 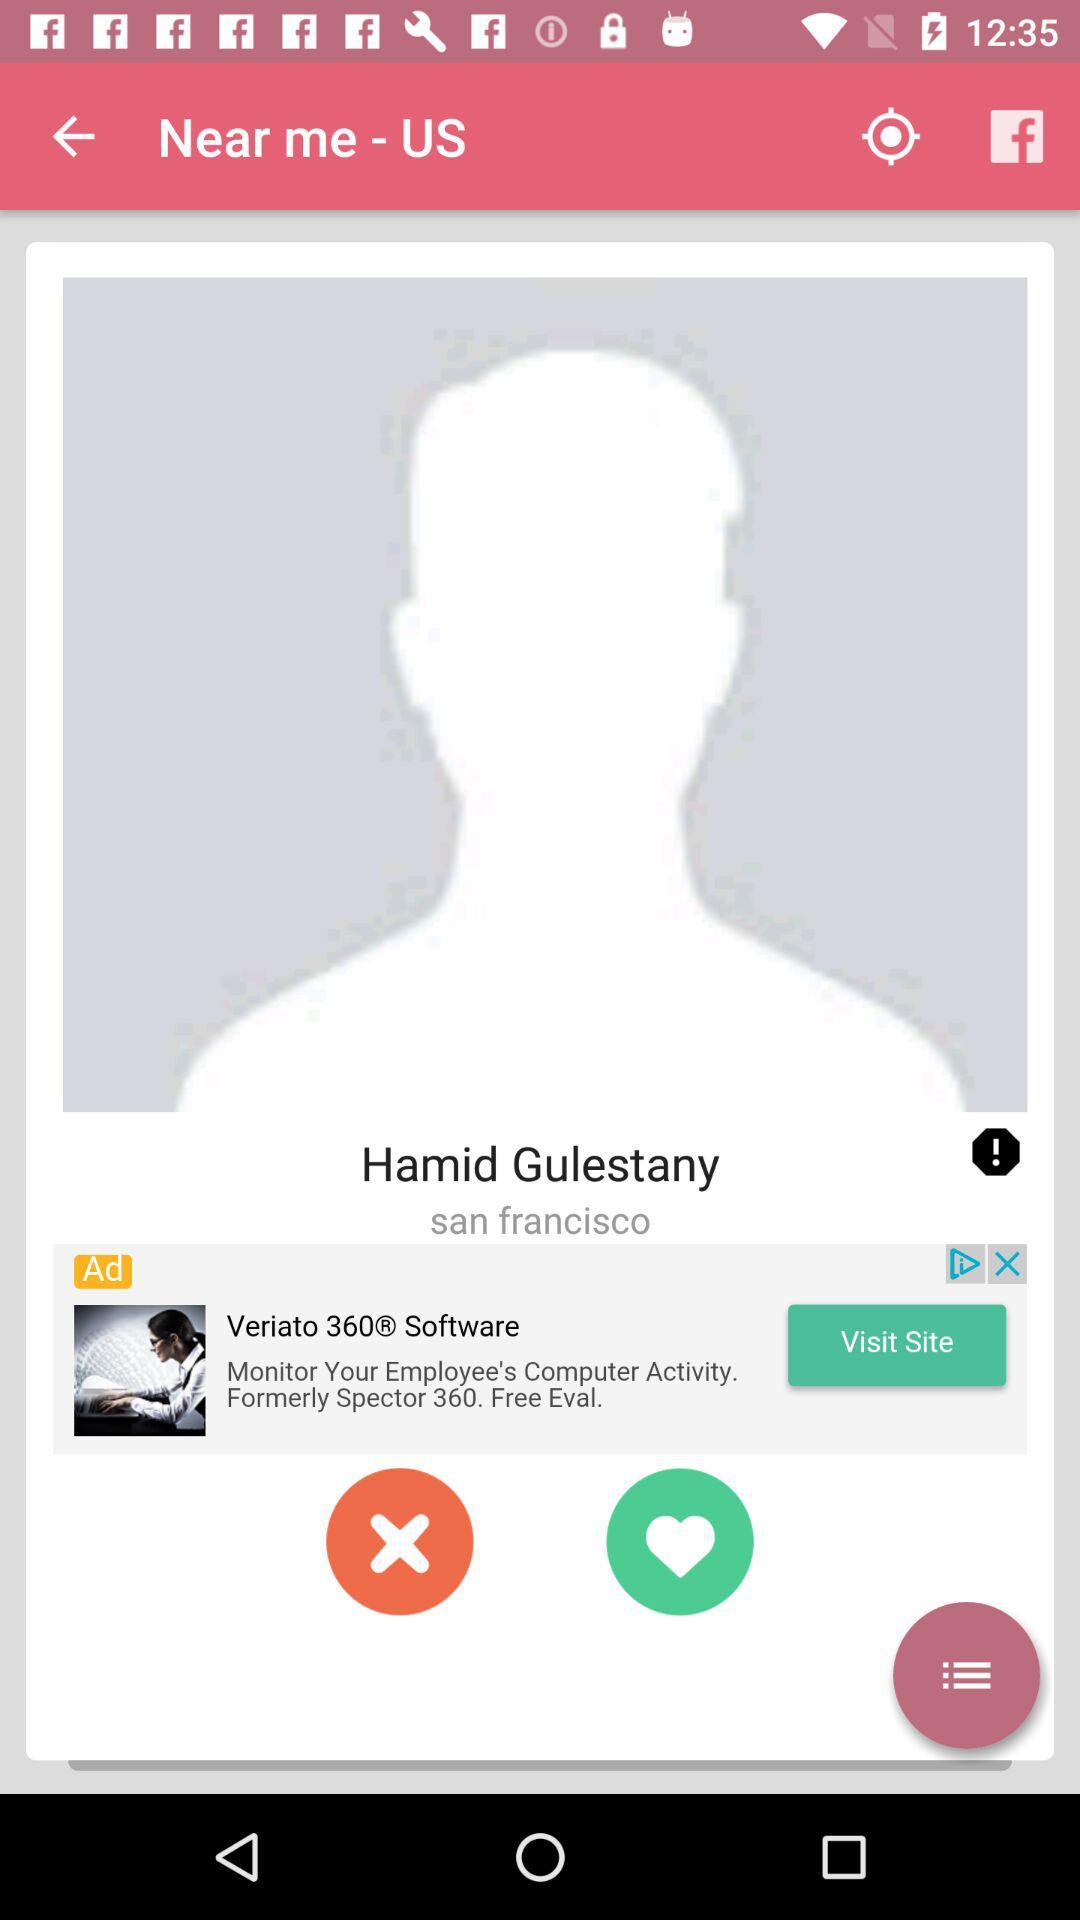 What do you see at coordinates (400, 1540) in the screenshot?
I see `dislike user` at bounding box center [400, 1540].